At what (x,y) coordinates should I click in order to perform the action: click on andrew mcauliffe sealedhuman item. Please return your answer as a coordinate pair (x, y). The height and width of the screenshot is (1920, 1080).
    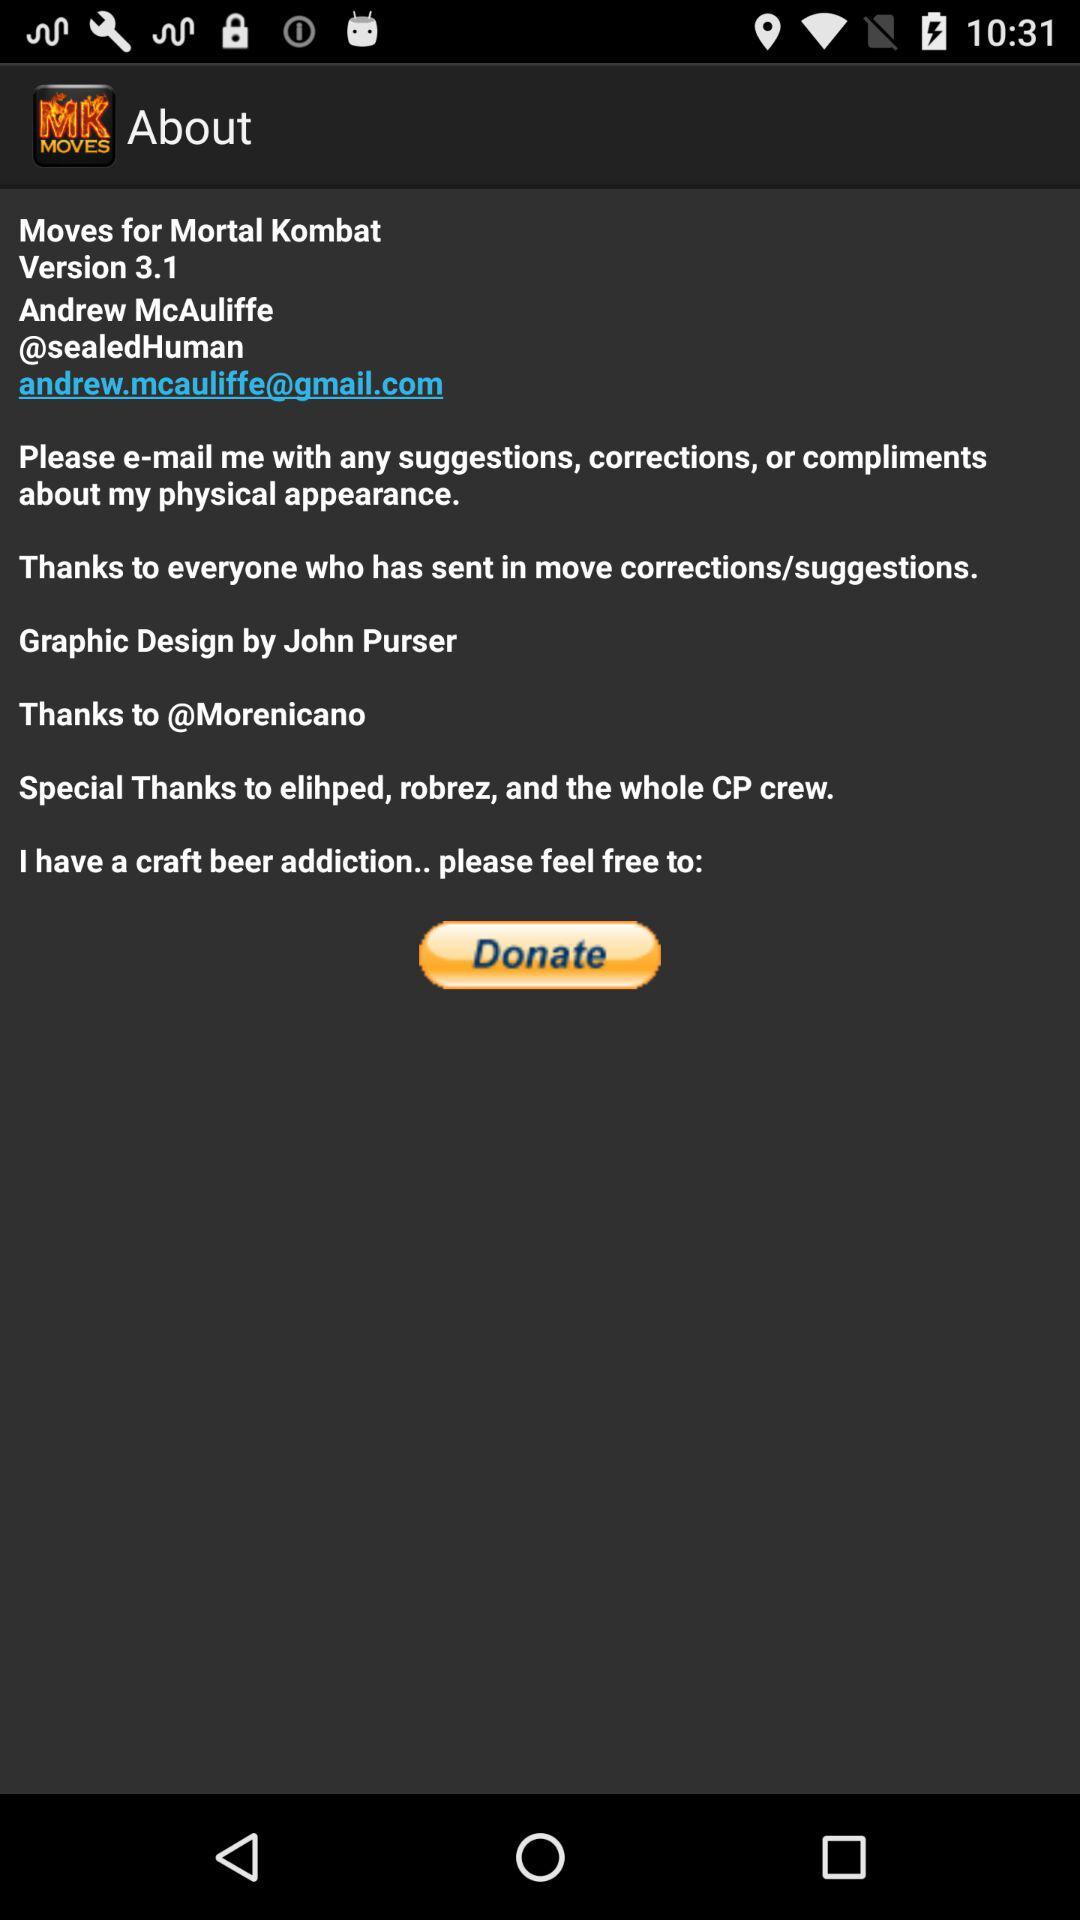
    Looking at the image, I should click on (540, 583).